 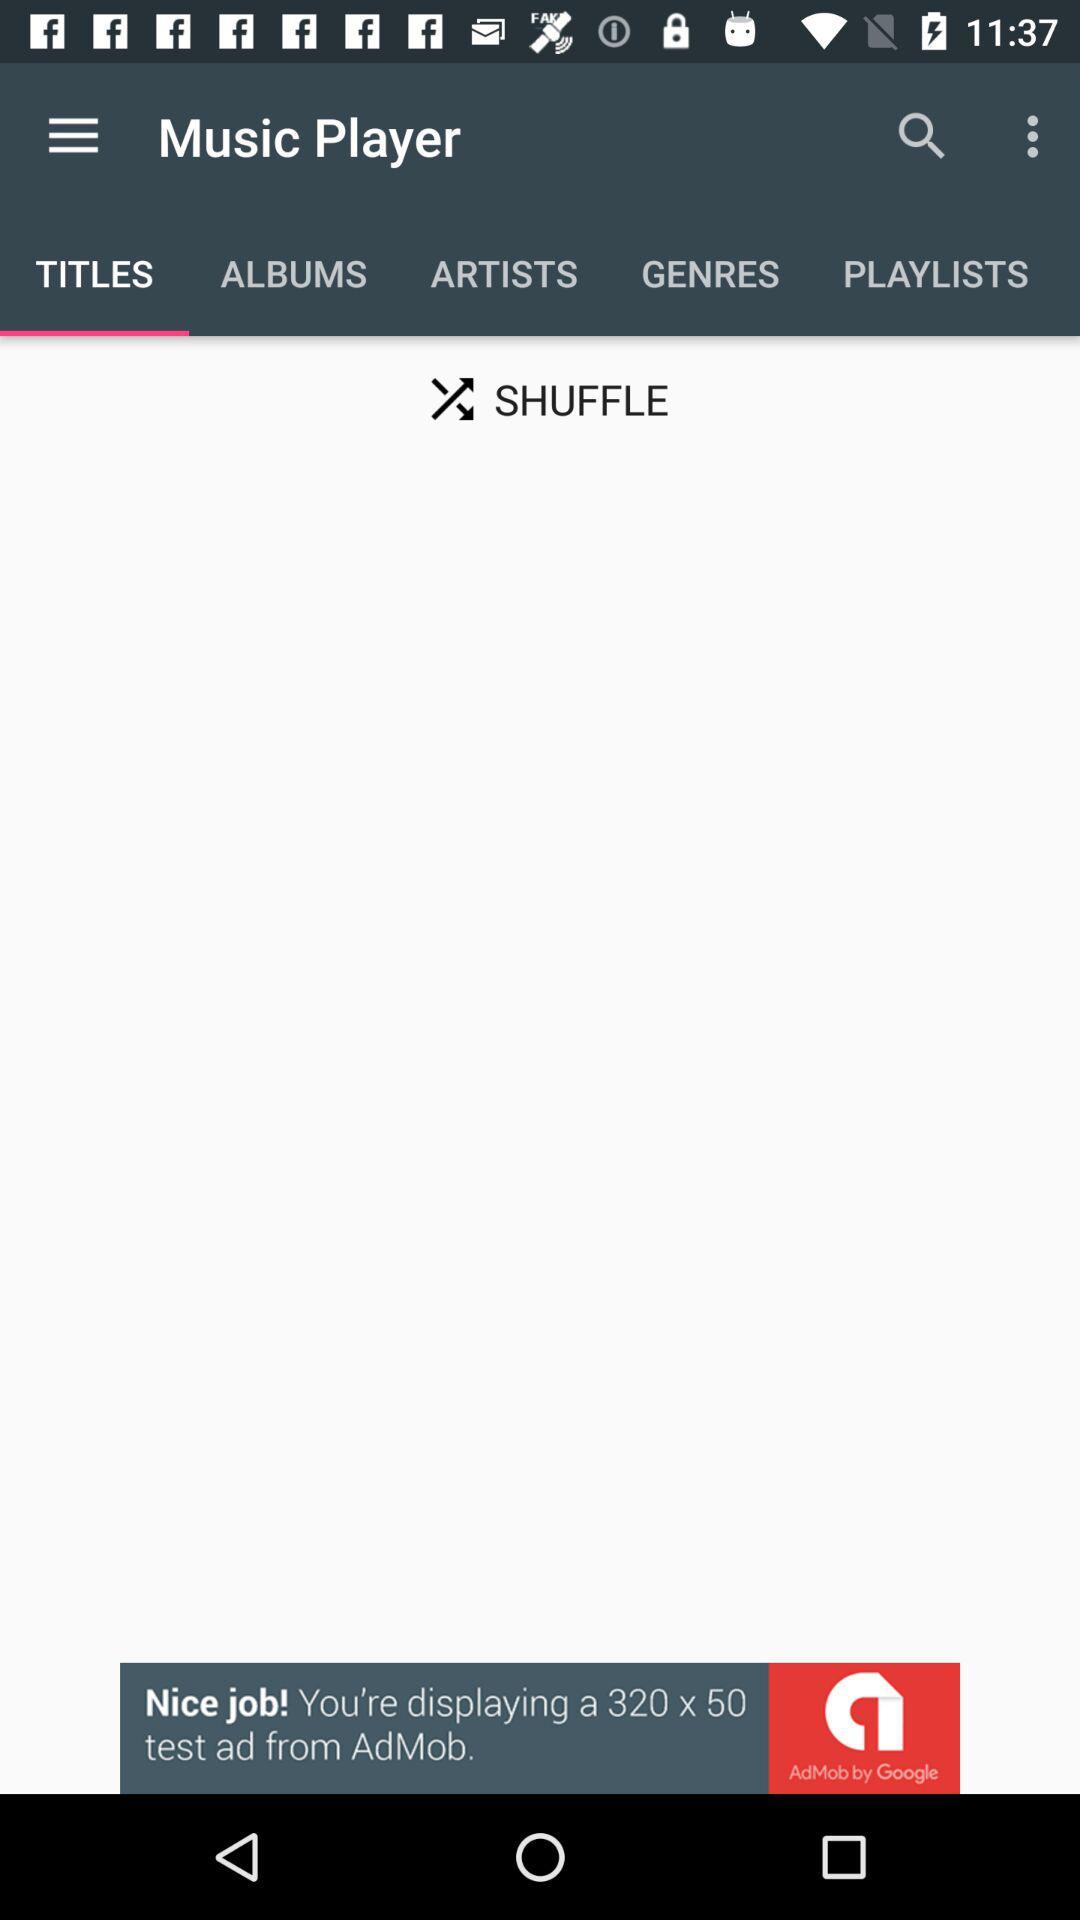 I want to click on click menu option, so click(x=72, y=135).